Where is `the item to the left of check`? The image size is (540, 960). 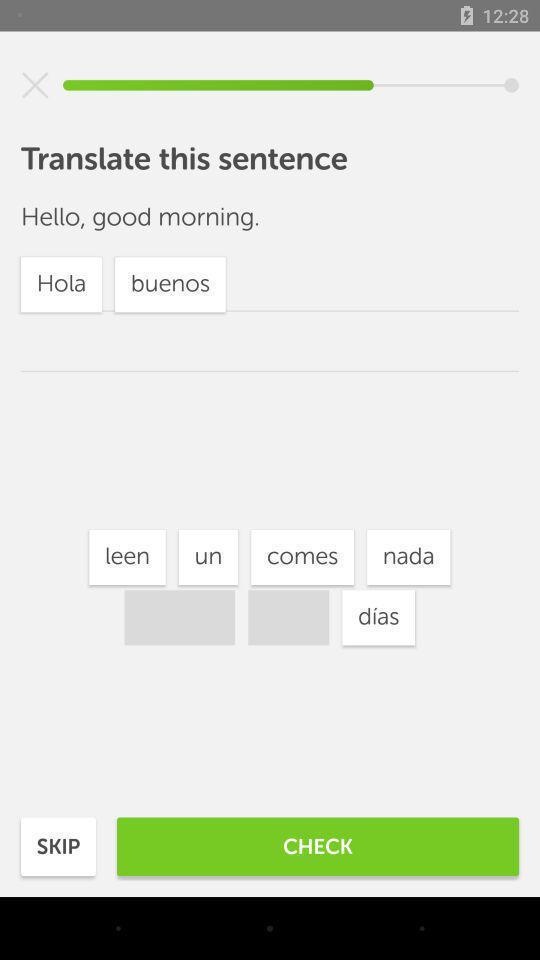
the item to the left of check is located at coordinates (58, 845).